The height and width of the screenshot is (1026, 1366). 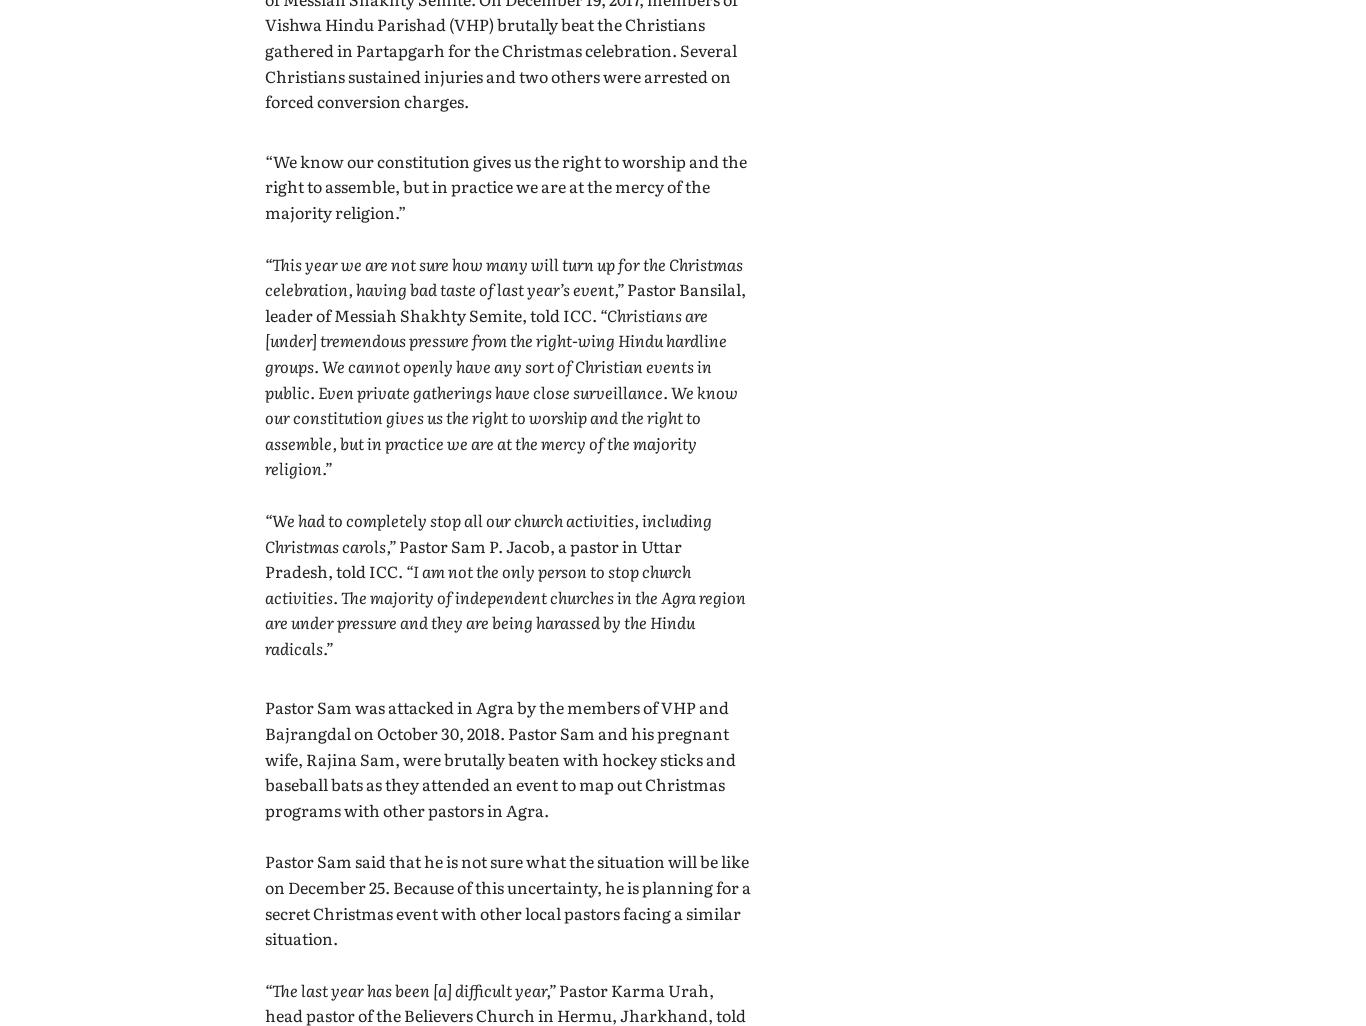 I want to click on '“We know our constitution gives us the right to worship and the right to assemble, but in practice we are at the mercy of the majority religion.”', so click(x=265, y=184).